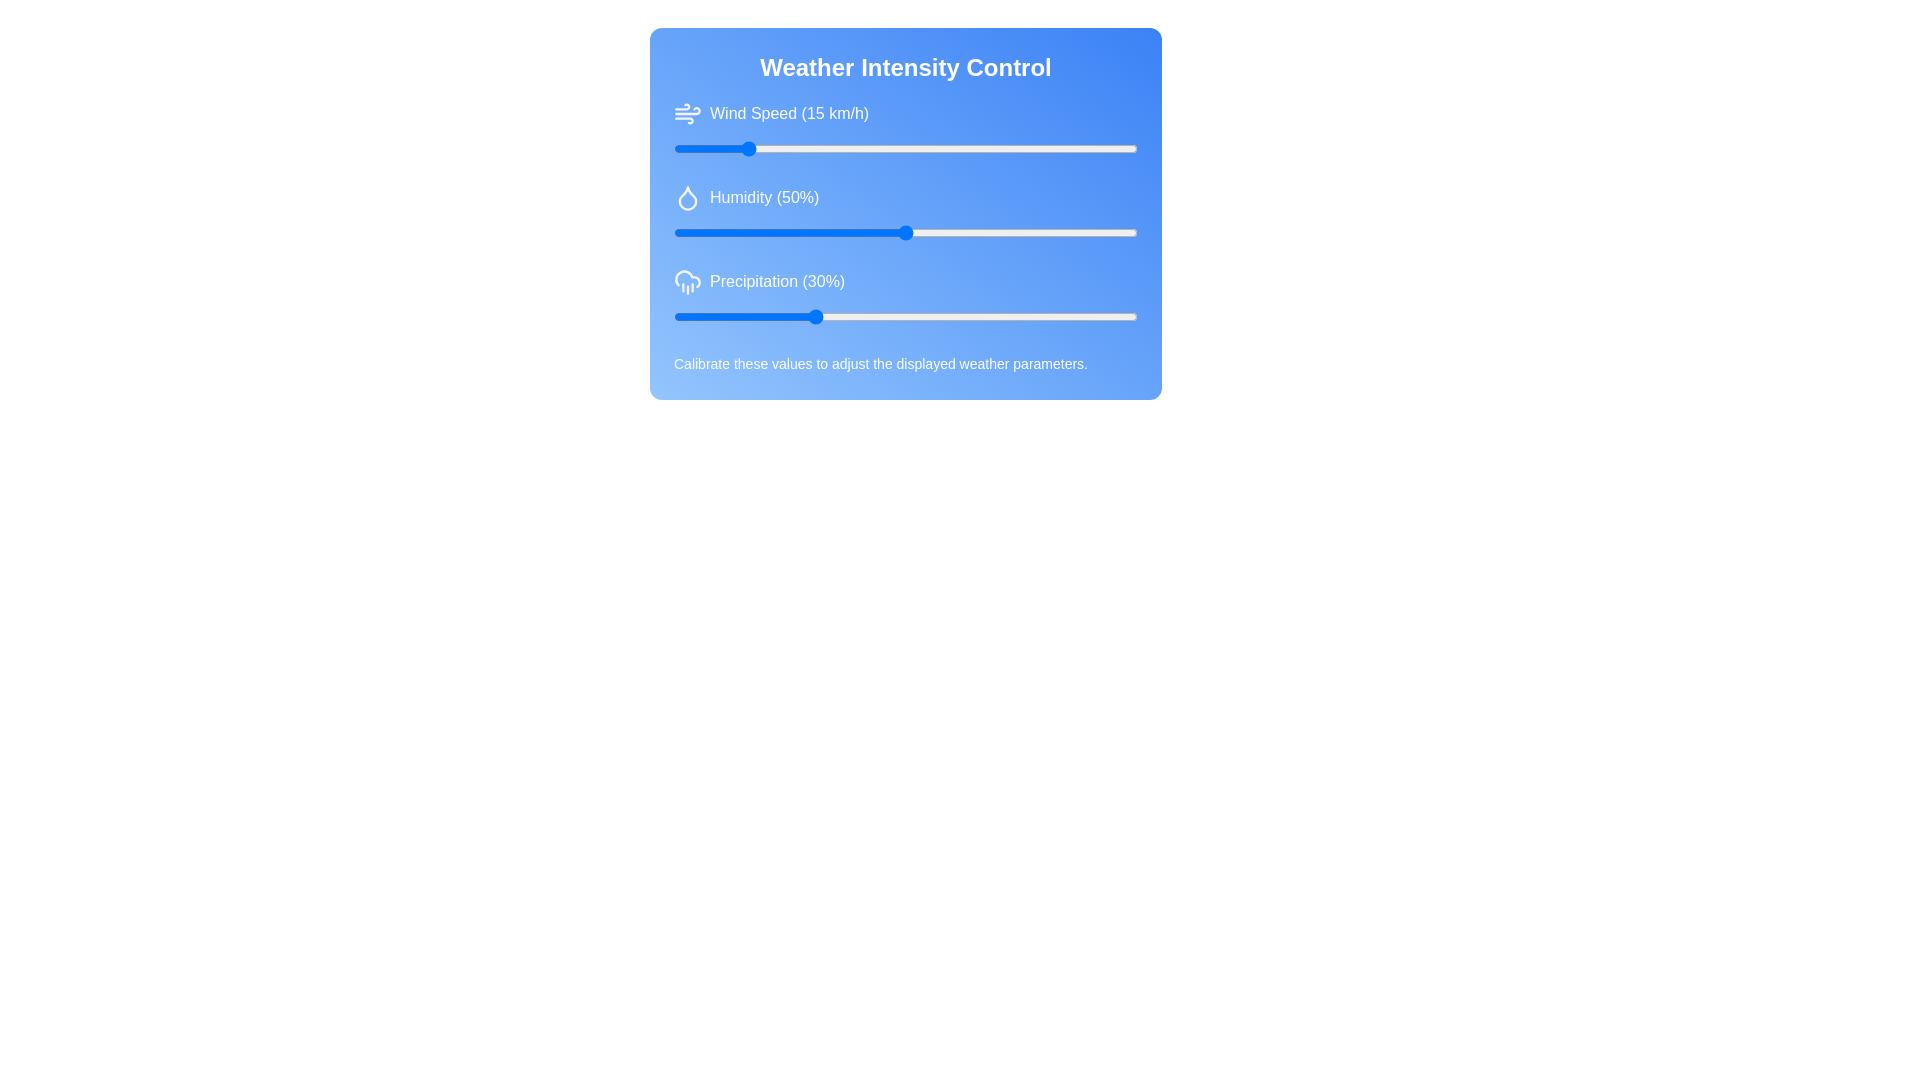 The width and height of the screenshot is (1920, 1080). I want to click on the 'Humidity' icon located to the left of the text 'Humidity (50%)' in the weather control interface, so click(687, 197).